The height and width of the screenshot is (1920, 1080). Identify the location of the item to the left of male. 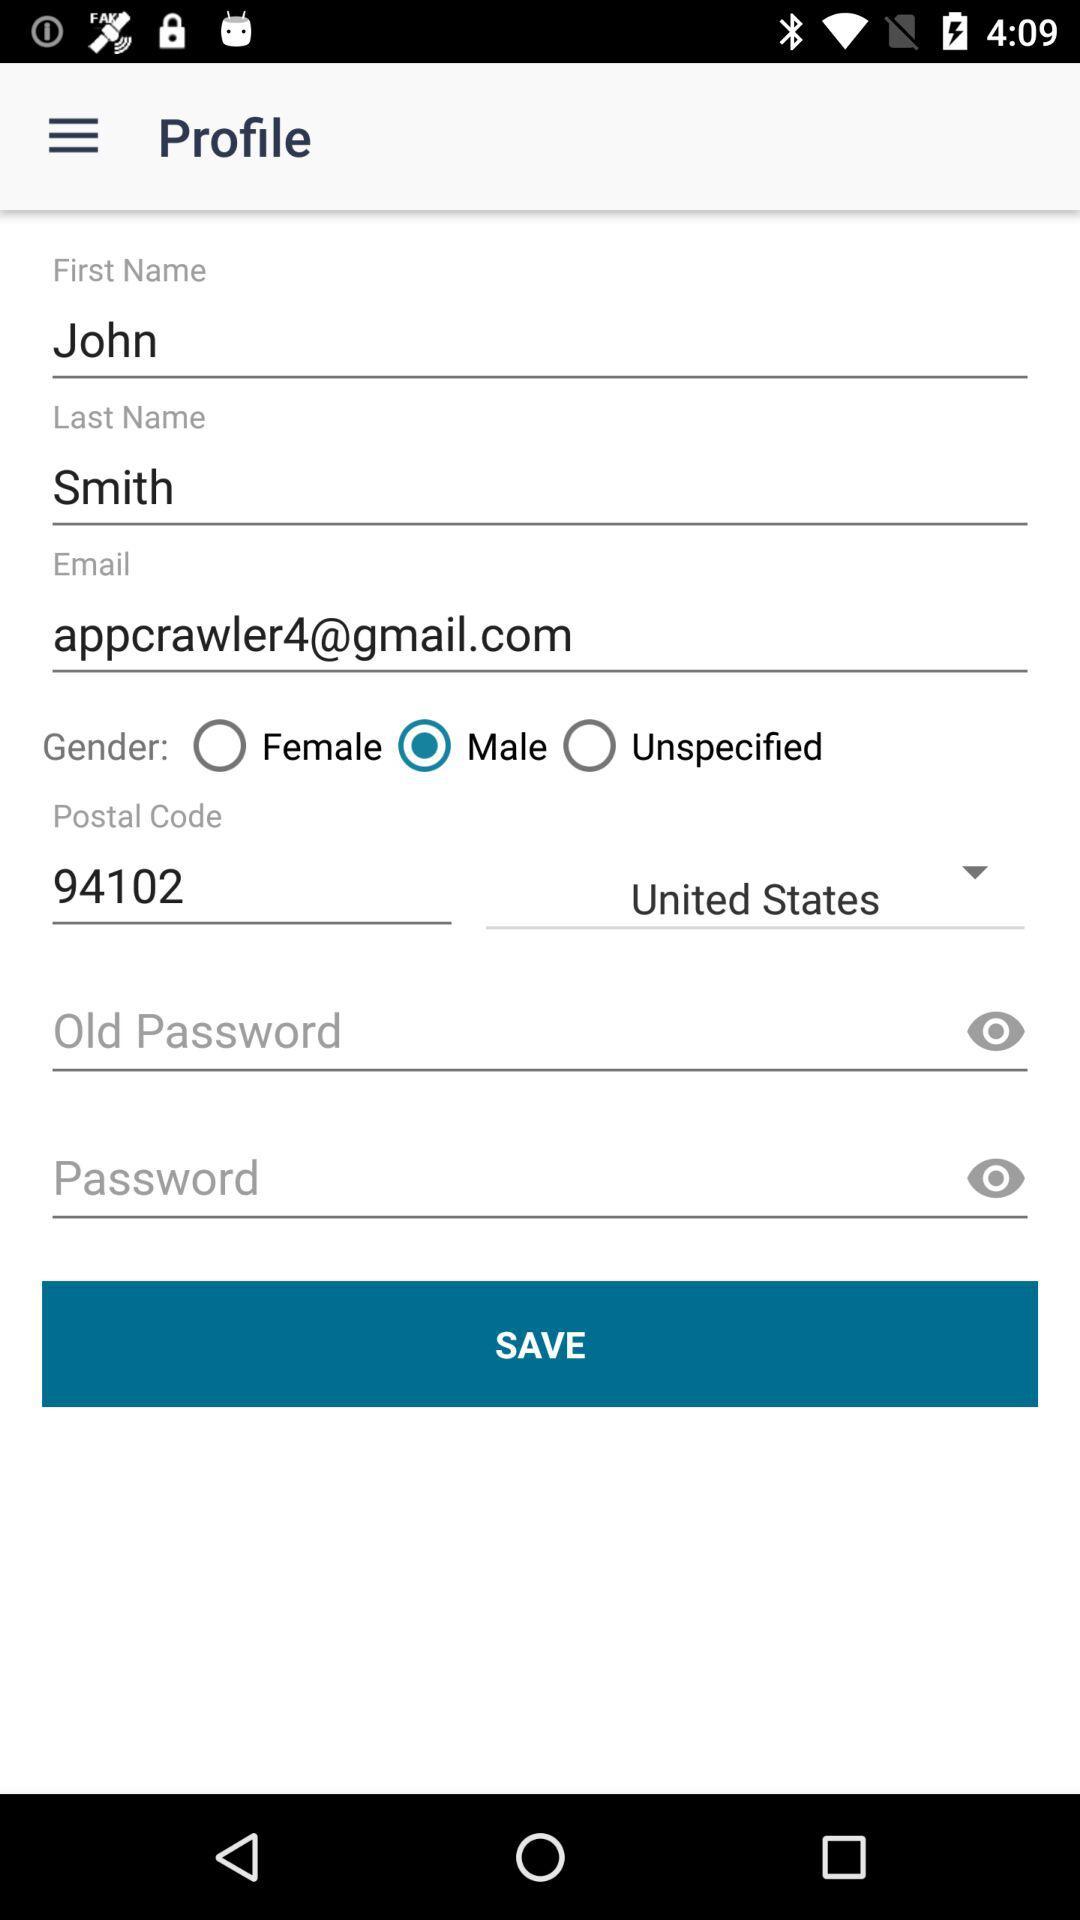
(280, 744).